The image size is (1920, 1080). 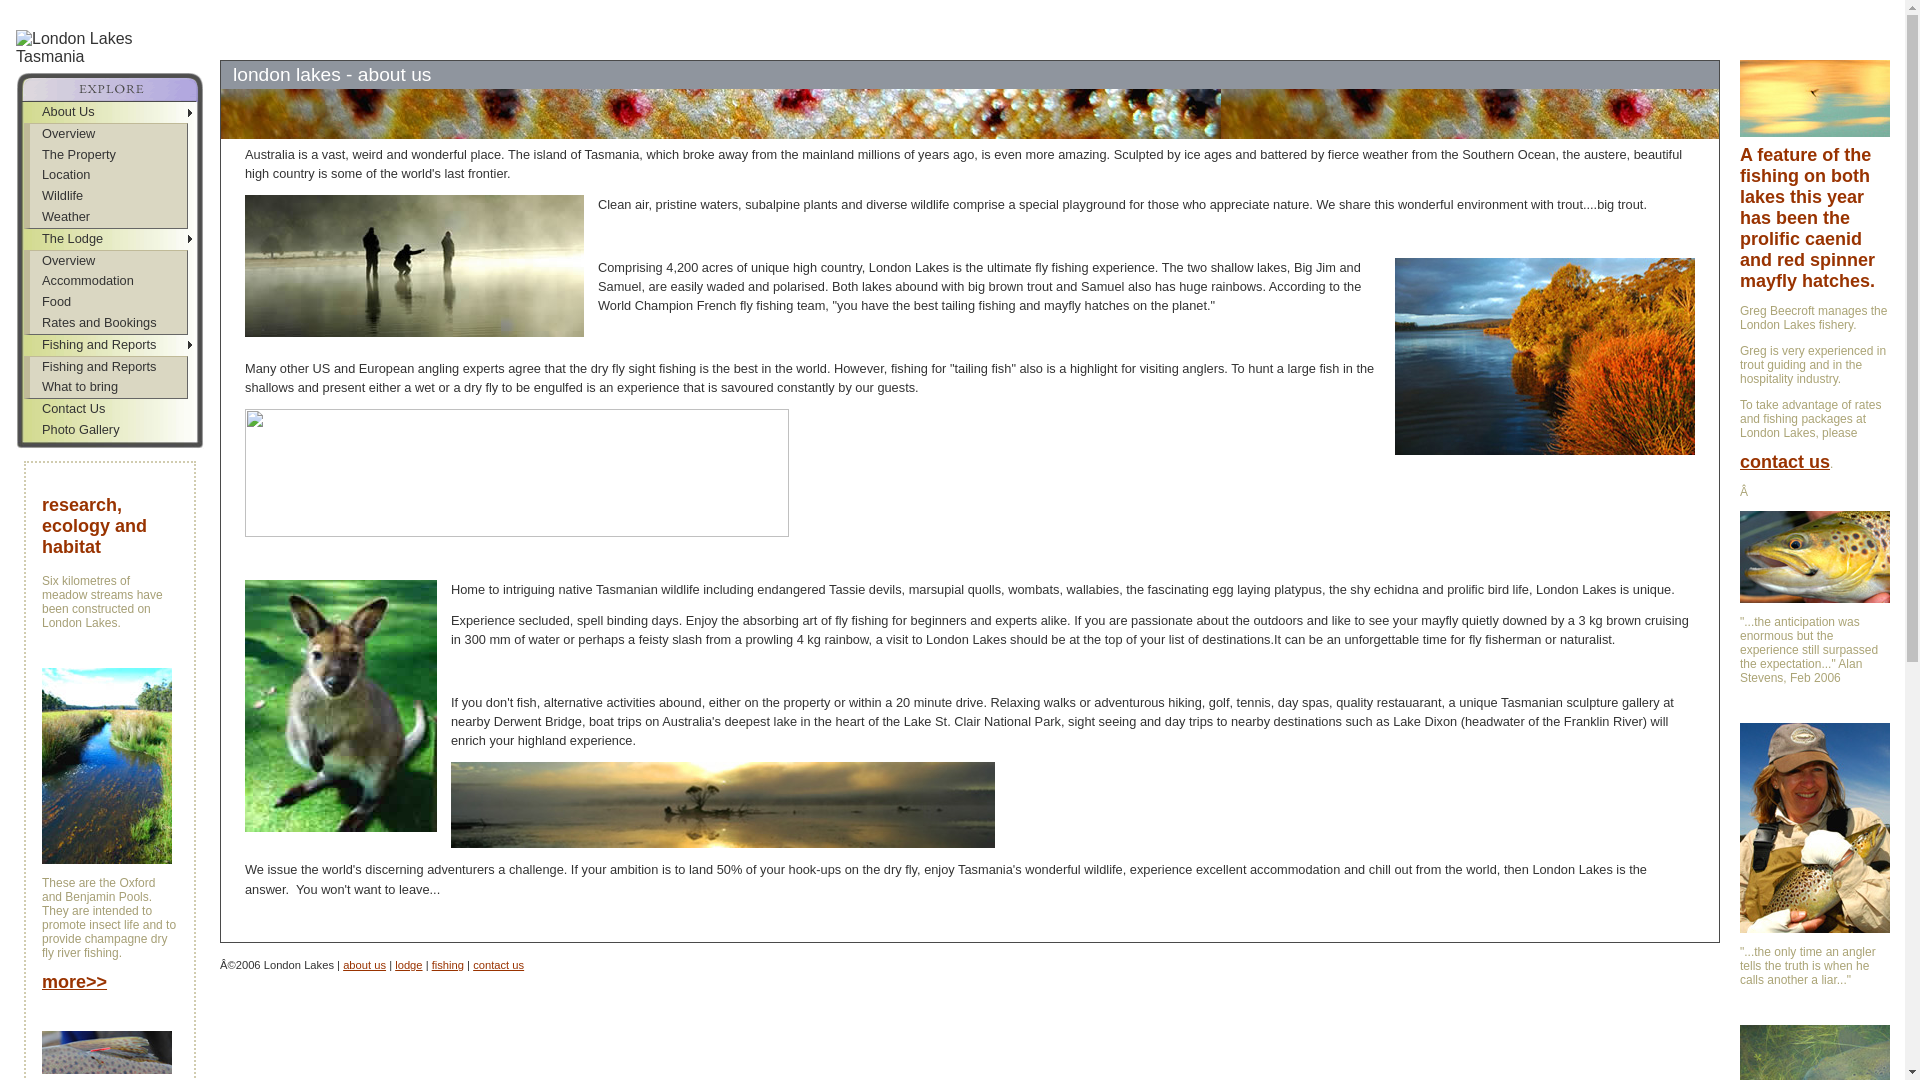 I want to click on 'about us', so click(x=342, y=963).